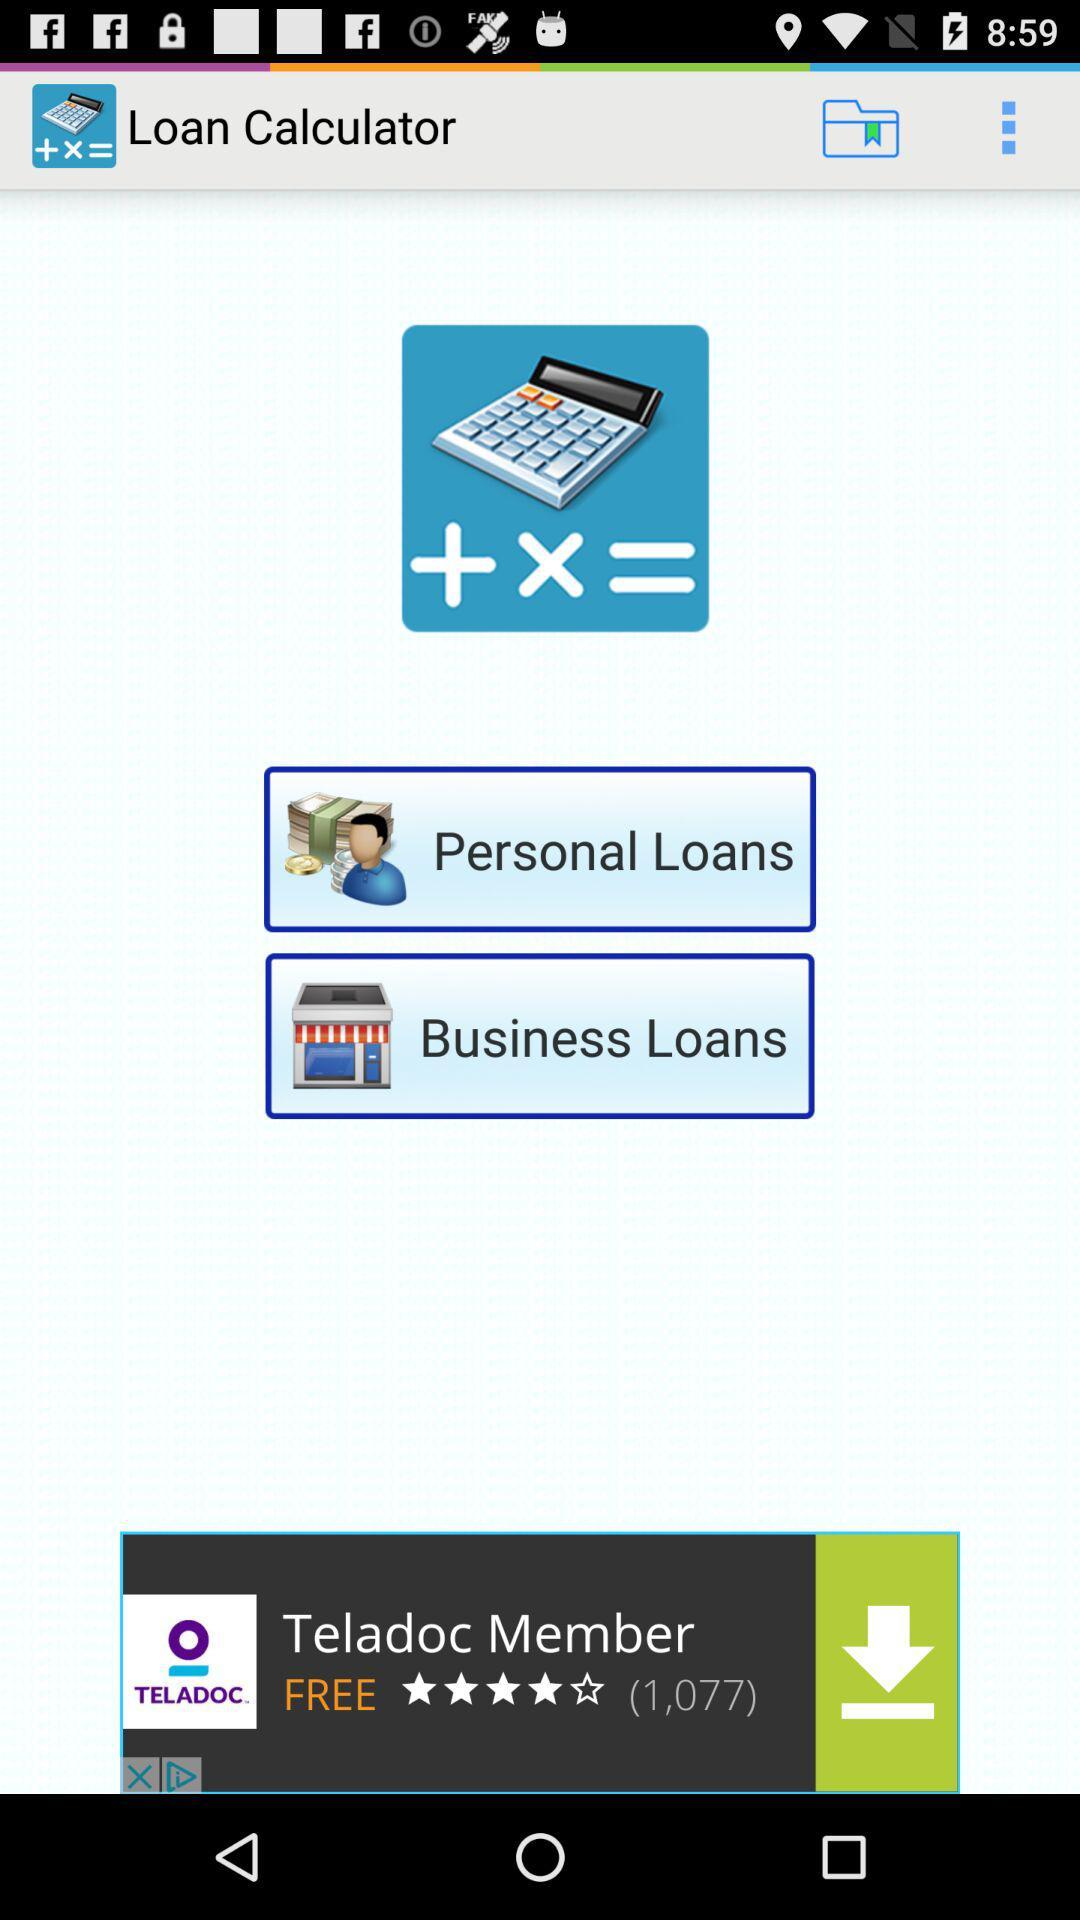 This screenshot has width=1080, height=1920. What do you see at coordinates (540, 1662) in the screenshot?
I see `open teladoc advertisement` at bounding box center [540, 1662].